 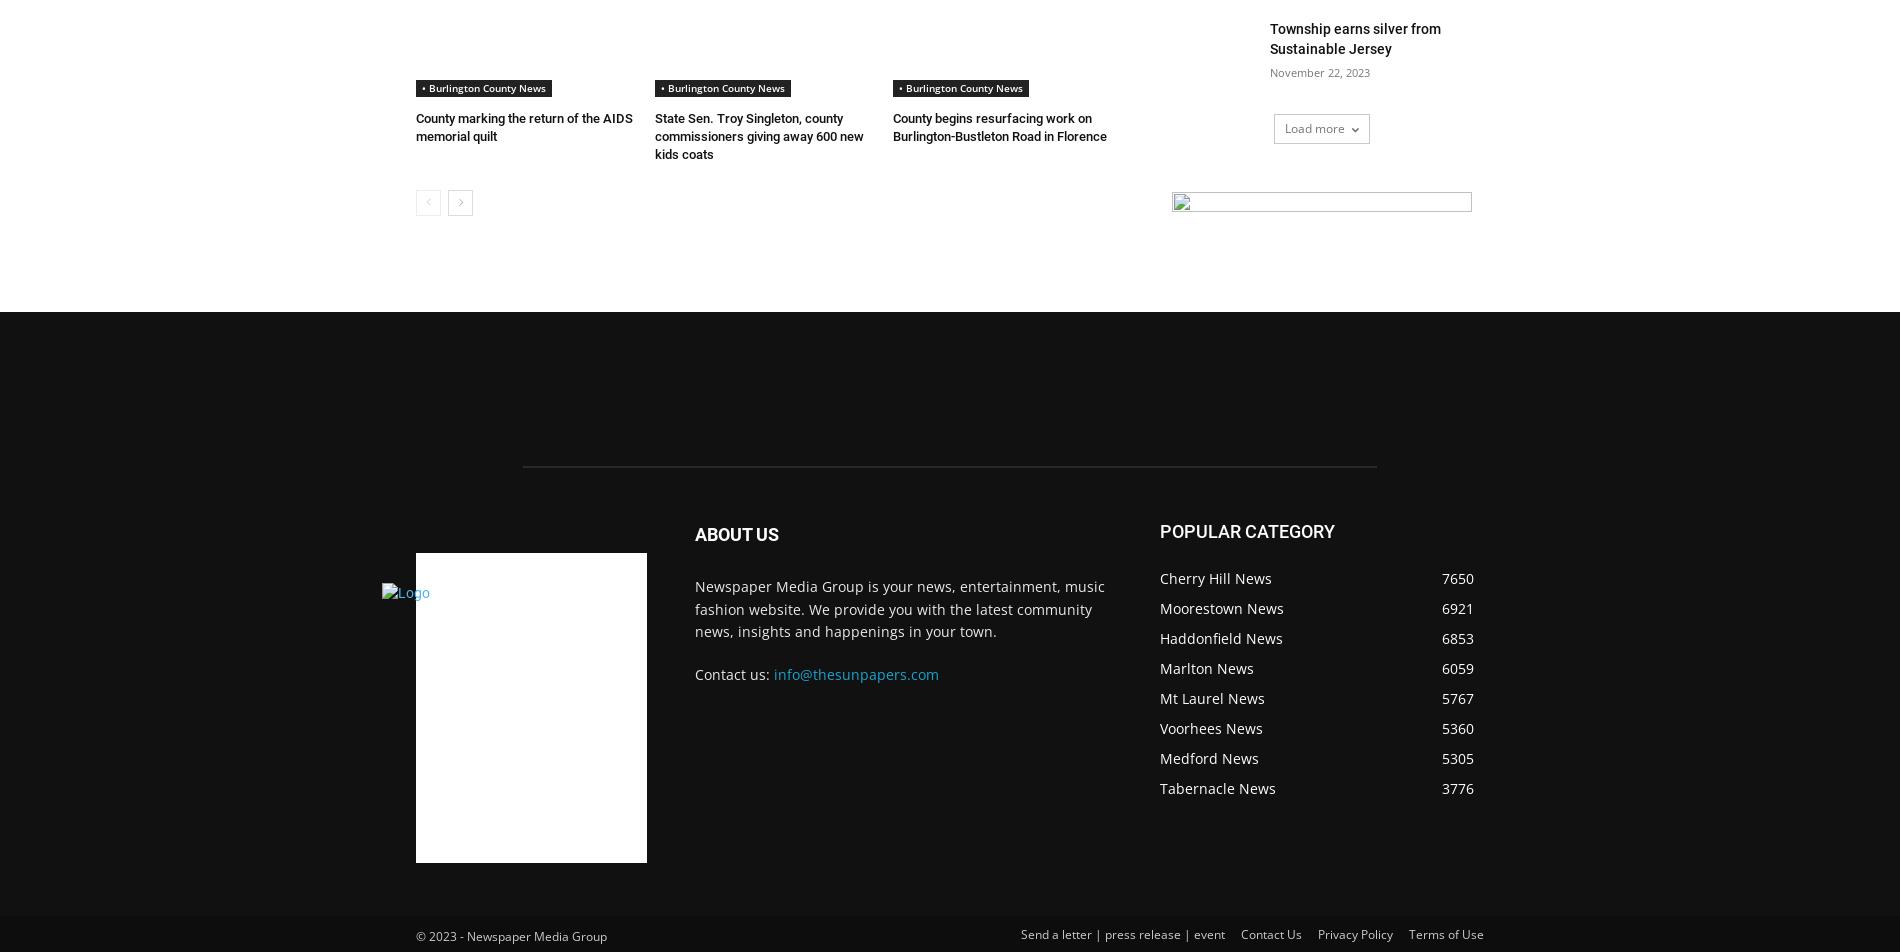 What do you see at coordinates (1206, 668) in the screenshot?
I see `'Marlton News'` at bounding box center [1206, 668].